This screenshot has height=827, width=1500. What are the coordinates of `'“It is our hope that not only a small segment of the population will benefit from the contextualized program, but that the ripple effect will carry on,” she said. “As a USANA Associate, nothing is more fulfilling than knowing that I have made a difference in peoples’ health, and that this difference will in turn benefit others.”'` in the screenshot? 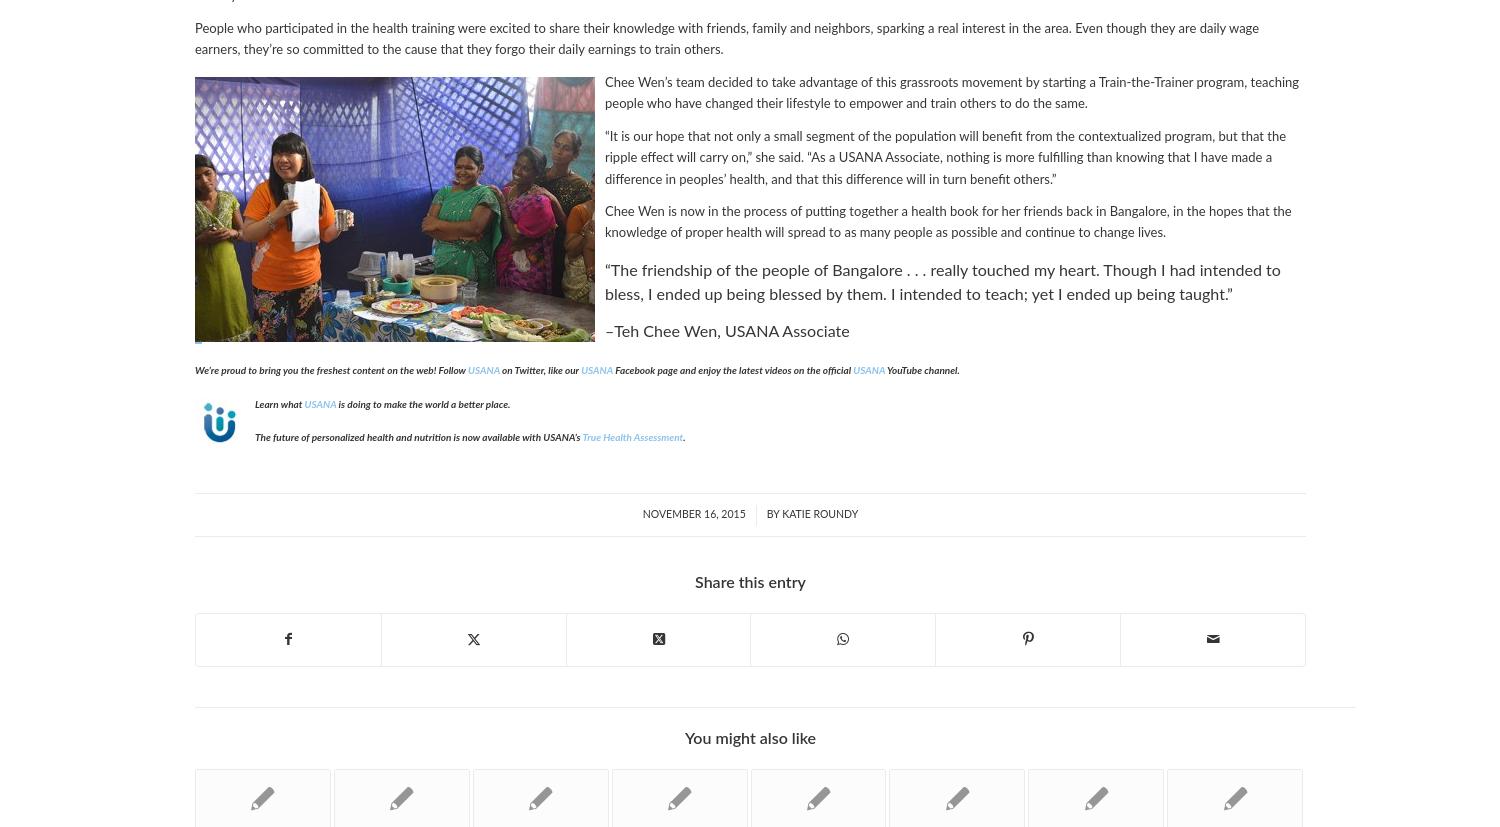 It's located at (944, 158).